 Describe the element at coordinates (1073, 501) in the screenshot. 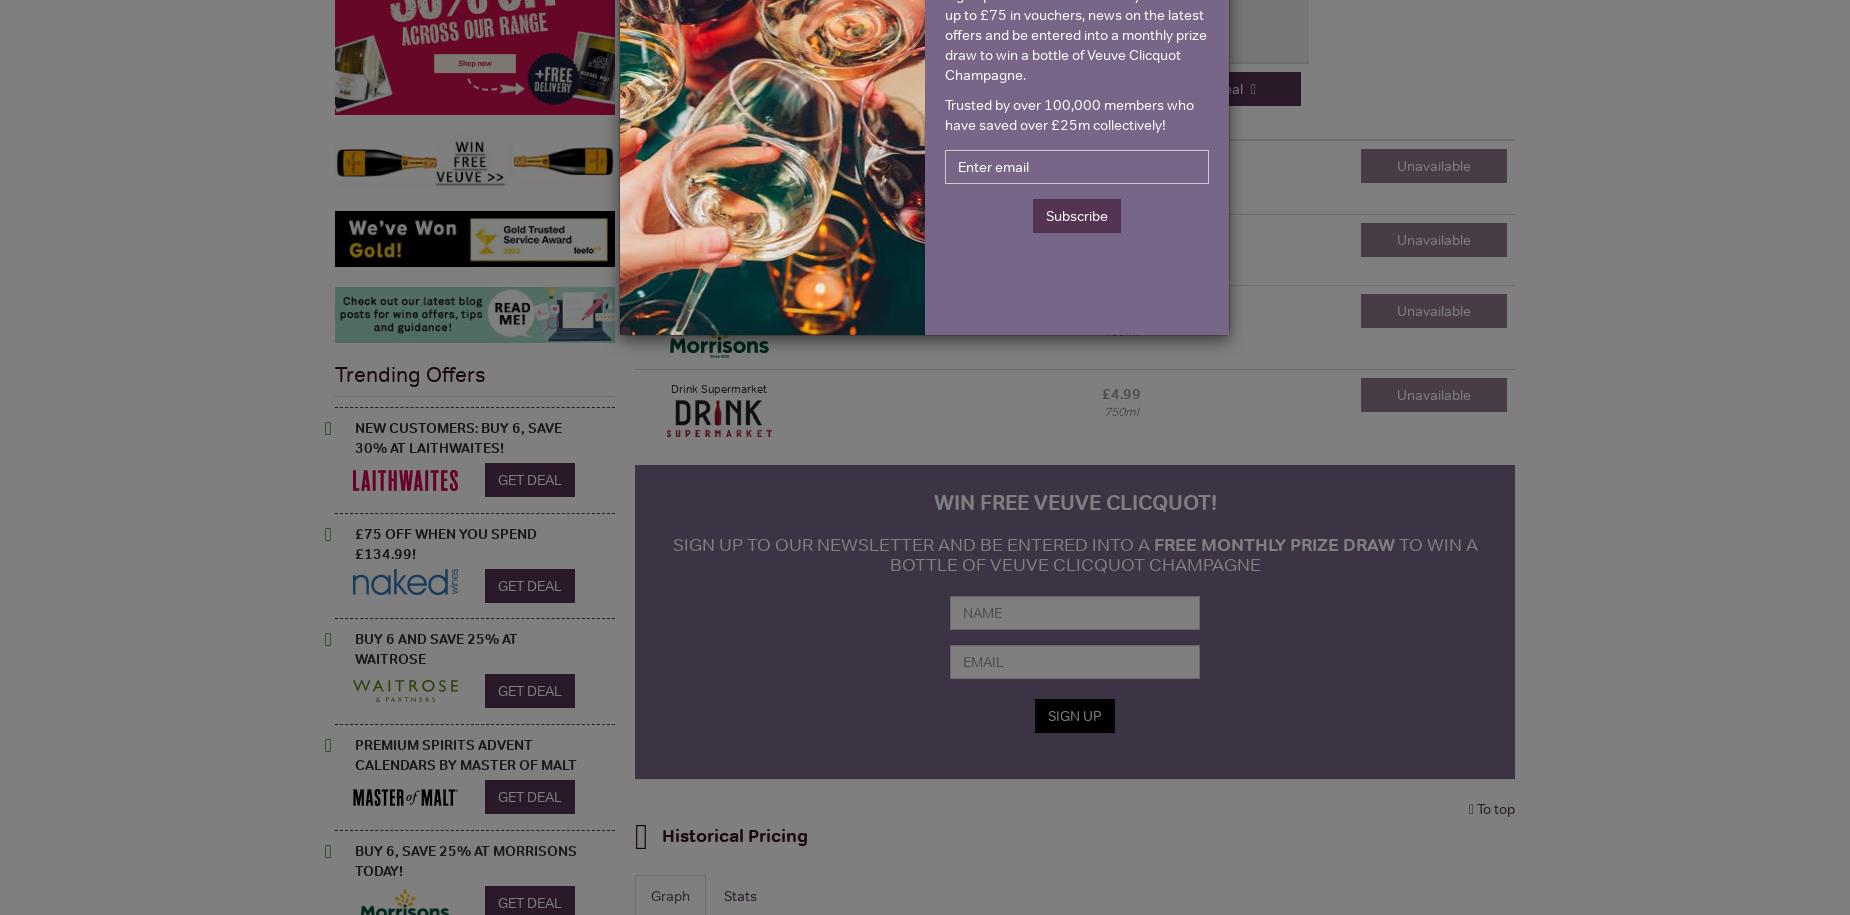

I see `'Win free Veuve Clicquot!'` at that location.